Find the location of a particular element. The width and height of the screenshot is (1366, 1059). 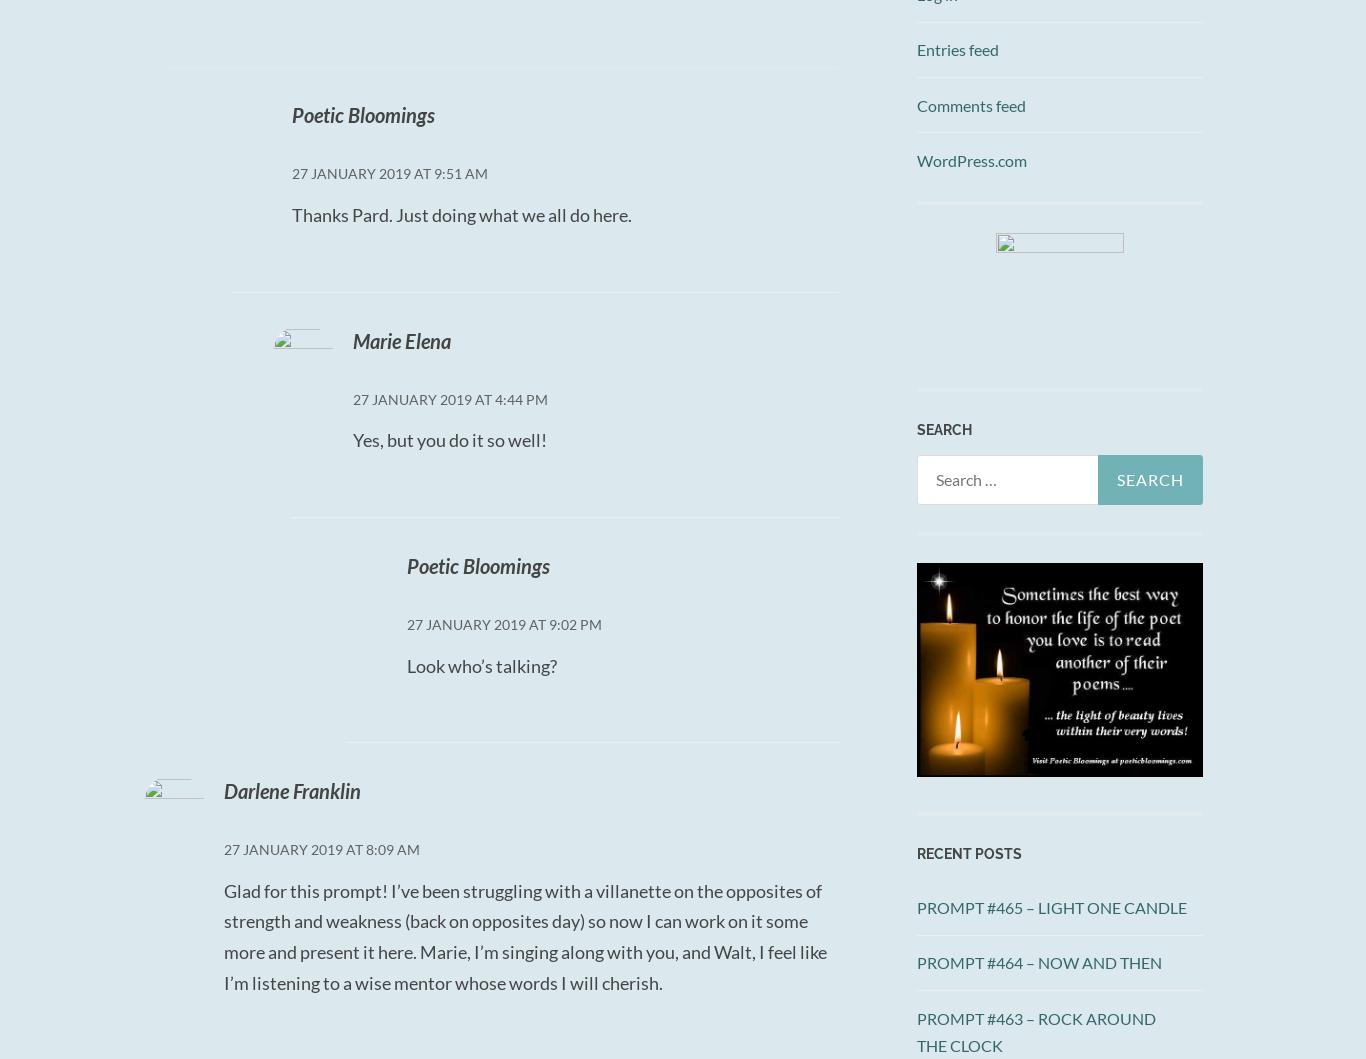

'Recent Posts' is located at coordinates (916, 853).